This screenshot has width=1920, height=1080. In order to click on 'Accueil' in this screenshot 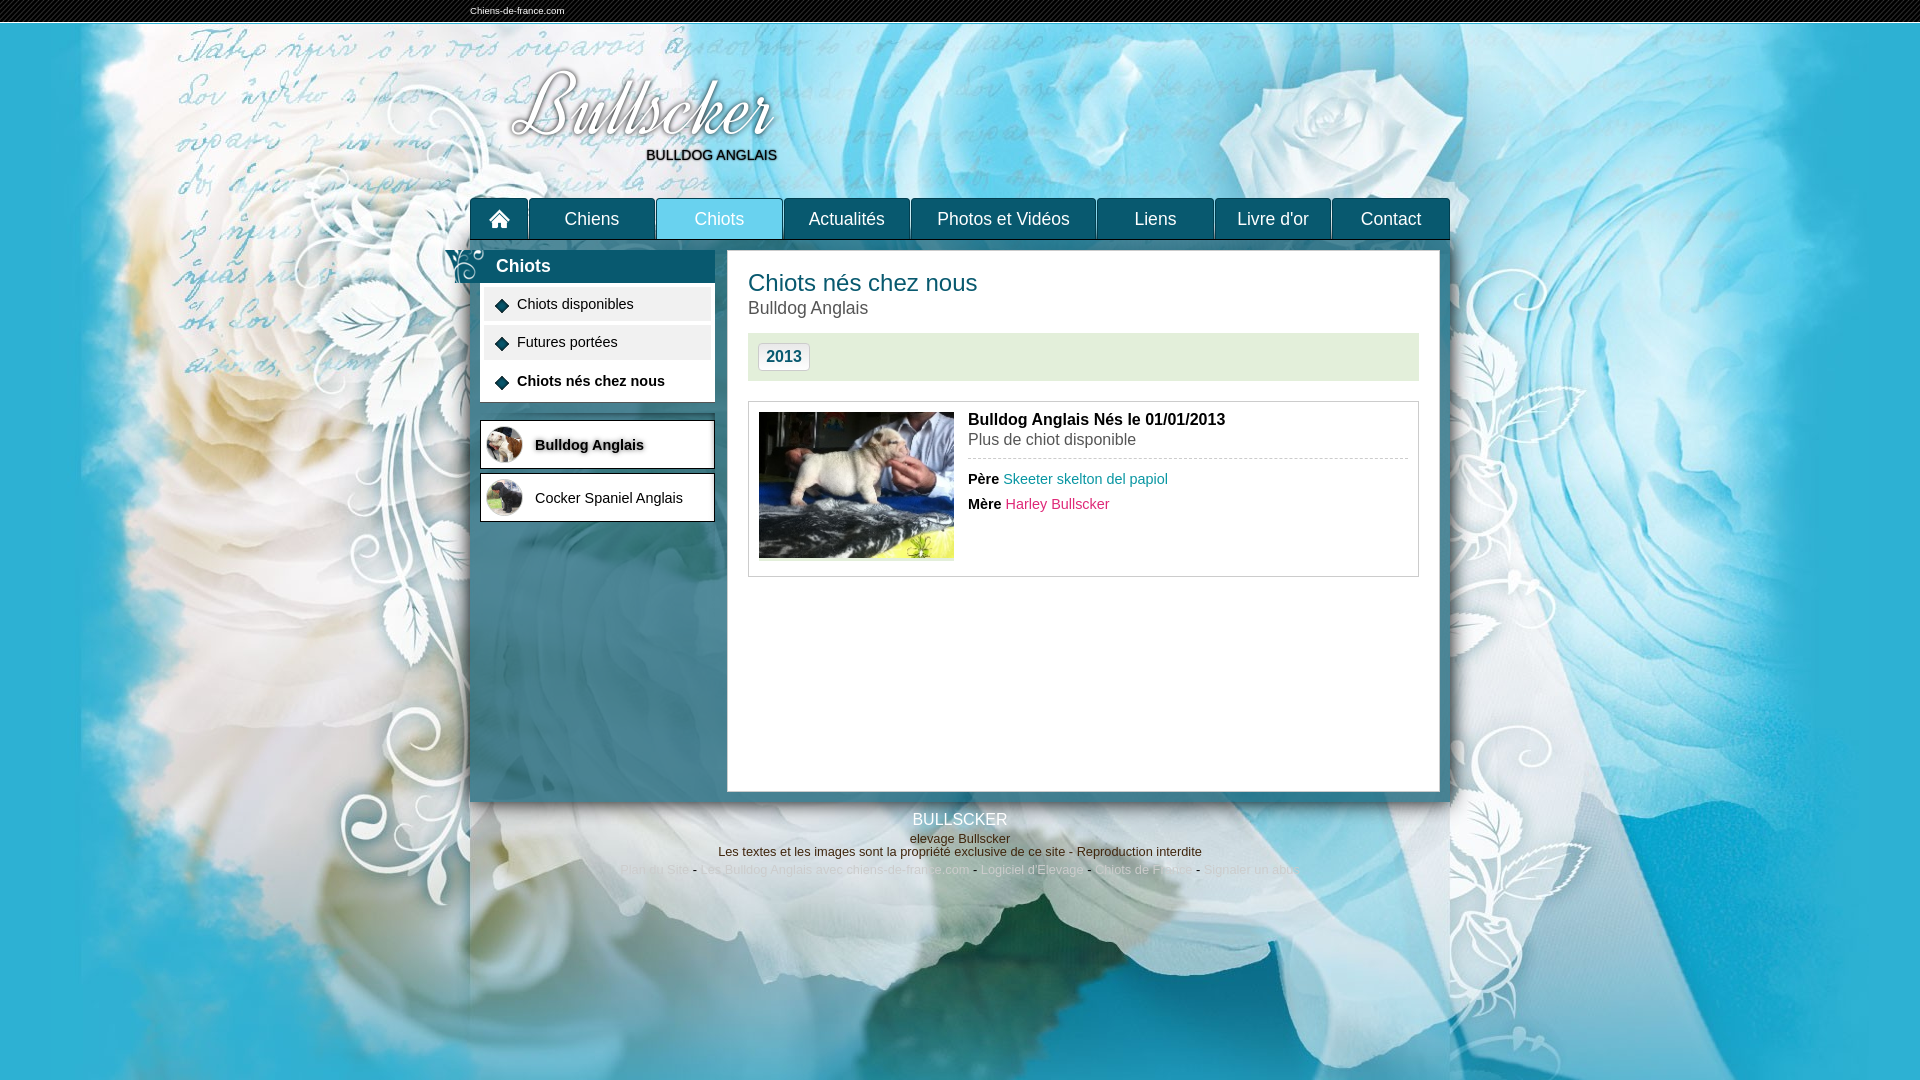, I will do `click(469, 218)`.